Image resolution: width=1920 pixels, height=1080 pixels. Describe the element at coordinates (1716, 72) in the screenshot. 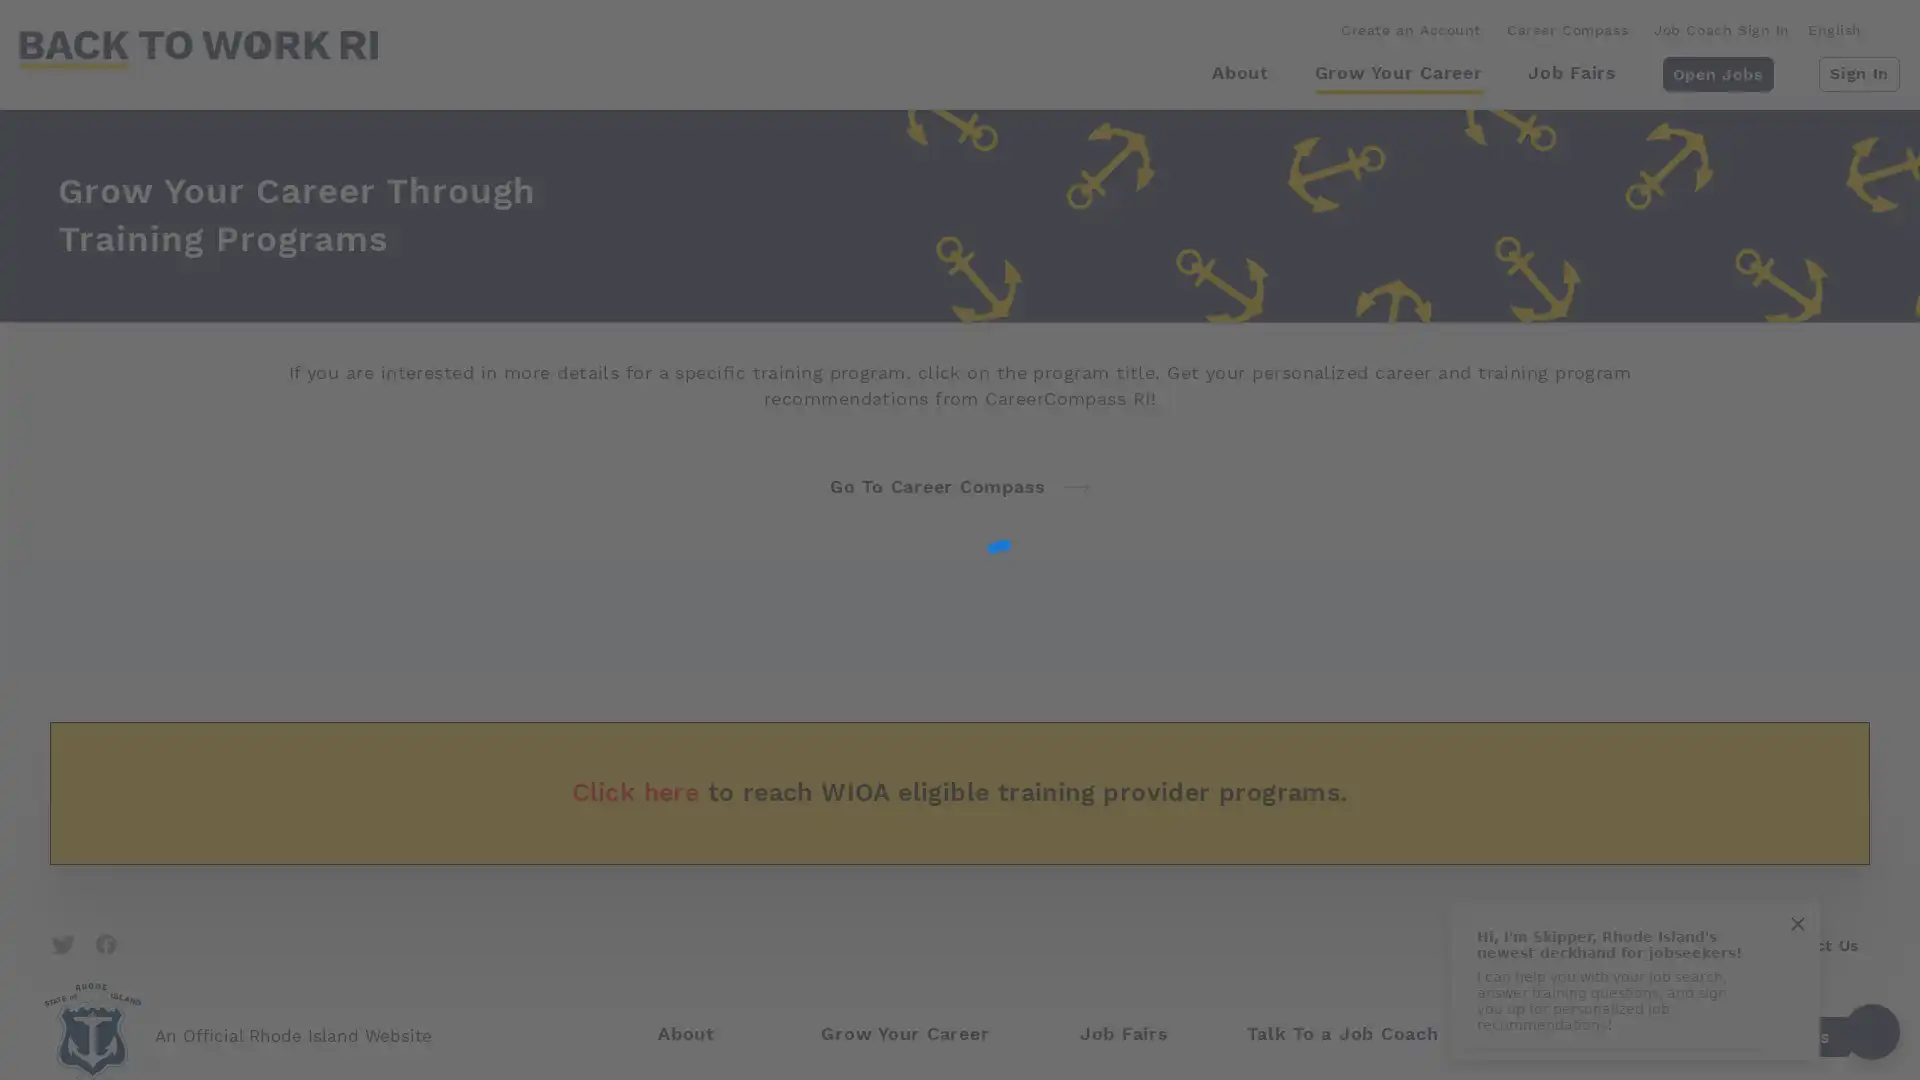

I see `Open Jobs` at that location.